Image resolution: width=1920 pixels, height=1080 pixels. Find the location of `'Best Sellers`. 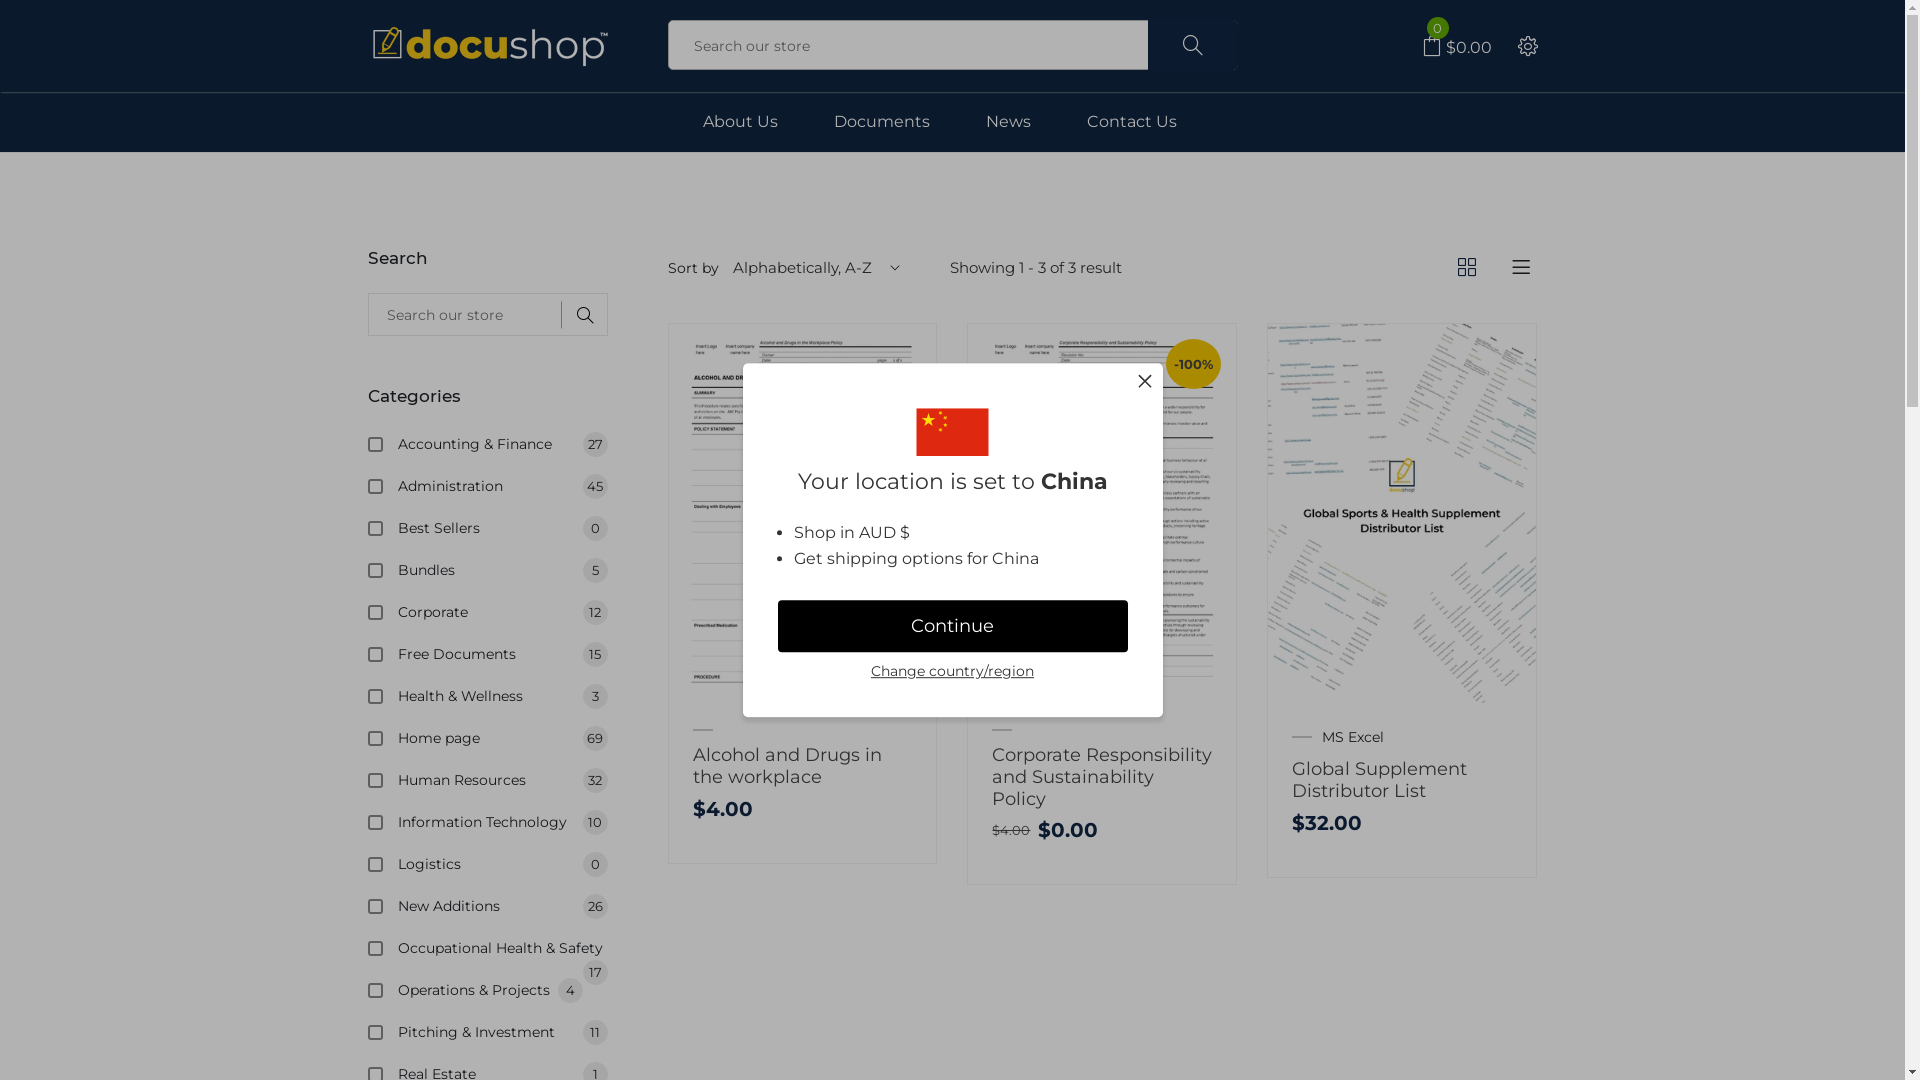

'Best Sellers is located at coordinates (503, 527).